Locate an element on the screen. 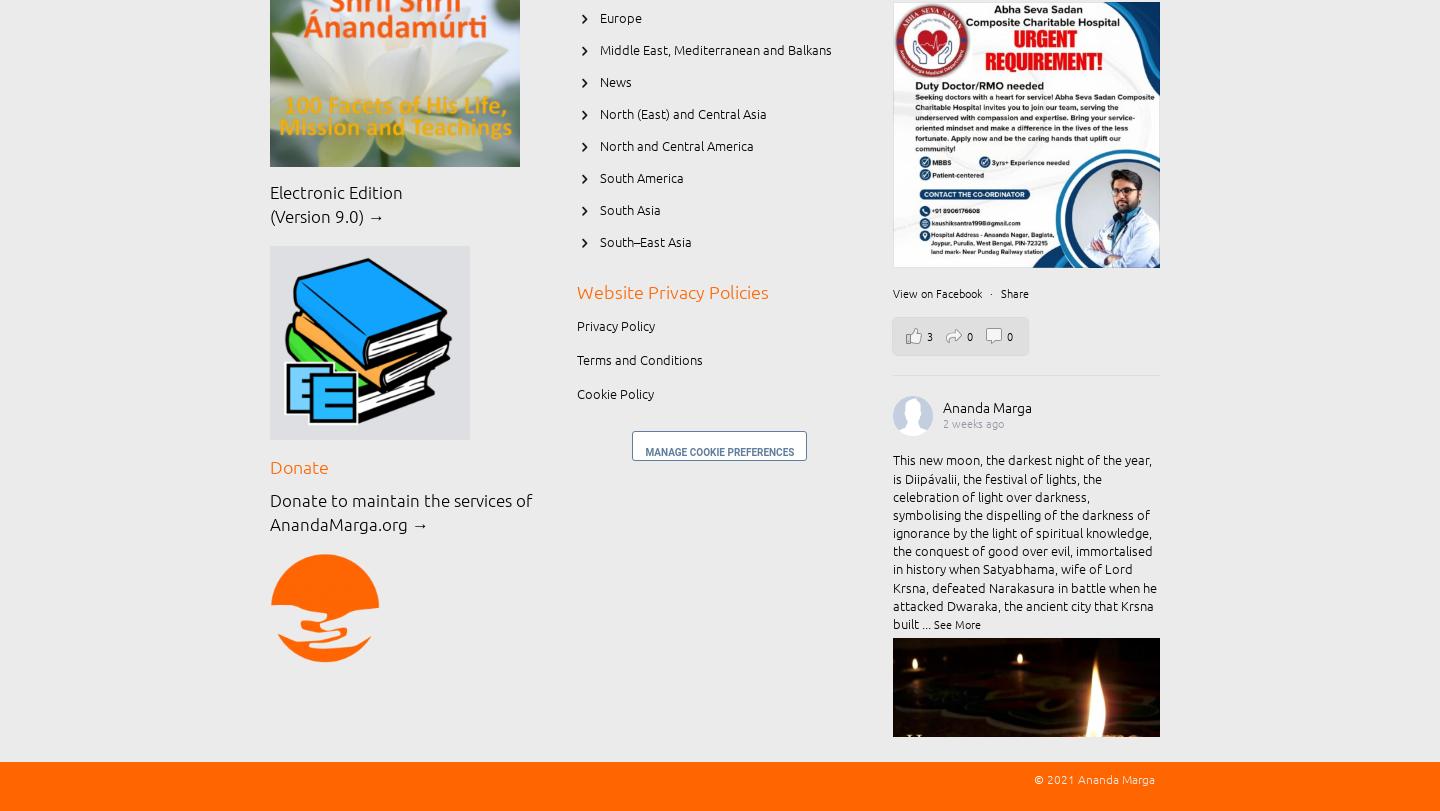 Image resolution: width=1440 pixels, height=811 pixels. 'Electronic Edition' is located at coordinates (336, 193).